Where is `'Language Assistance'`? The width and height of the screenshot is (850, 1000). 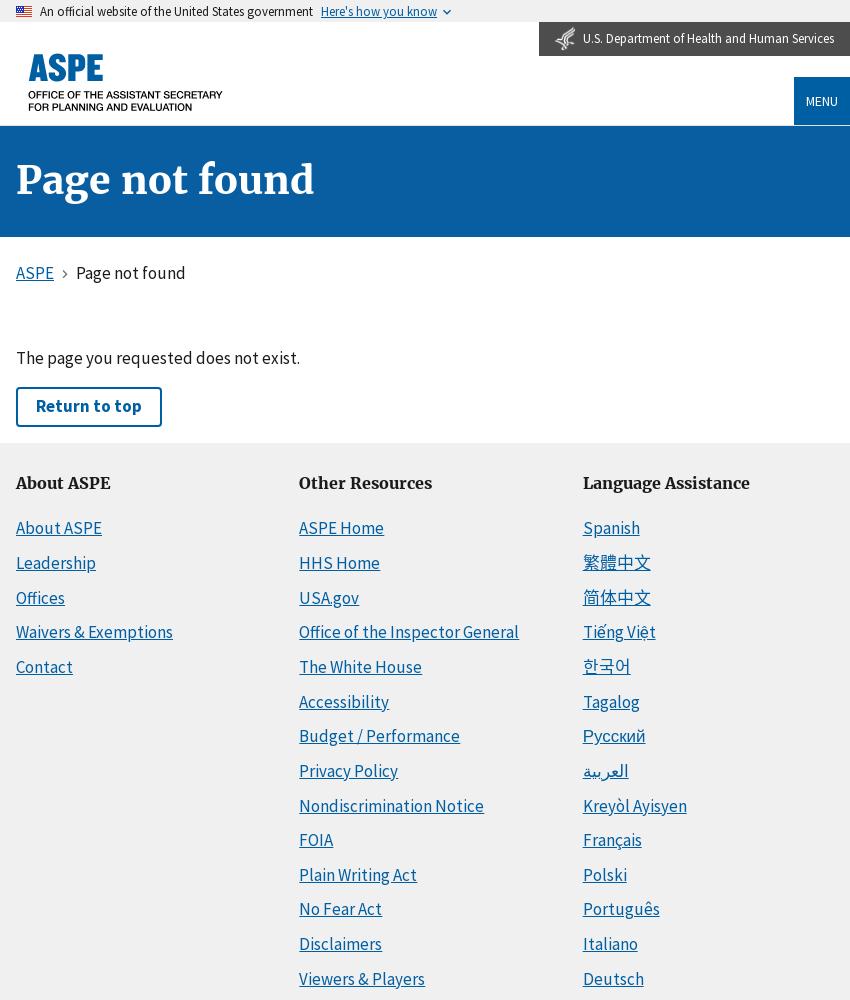 'Language Assistance' is located at coordinates (581, 481).